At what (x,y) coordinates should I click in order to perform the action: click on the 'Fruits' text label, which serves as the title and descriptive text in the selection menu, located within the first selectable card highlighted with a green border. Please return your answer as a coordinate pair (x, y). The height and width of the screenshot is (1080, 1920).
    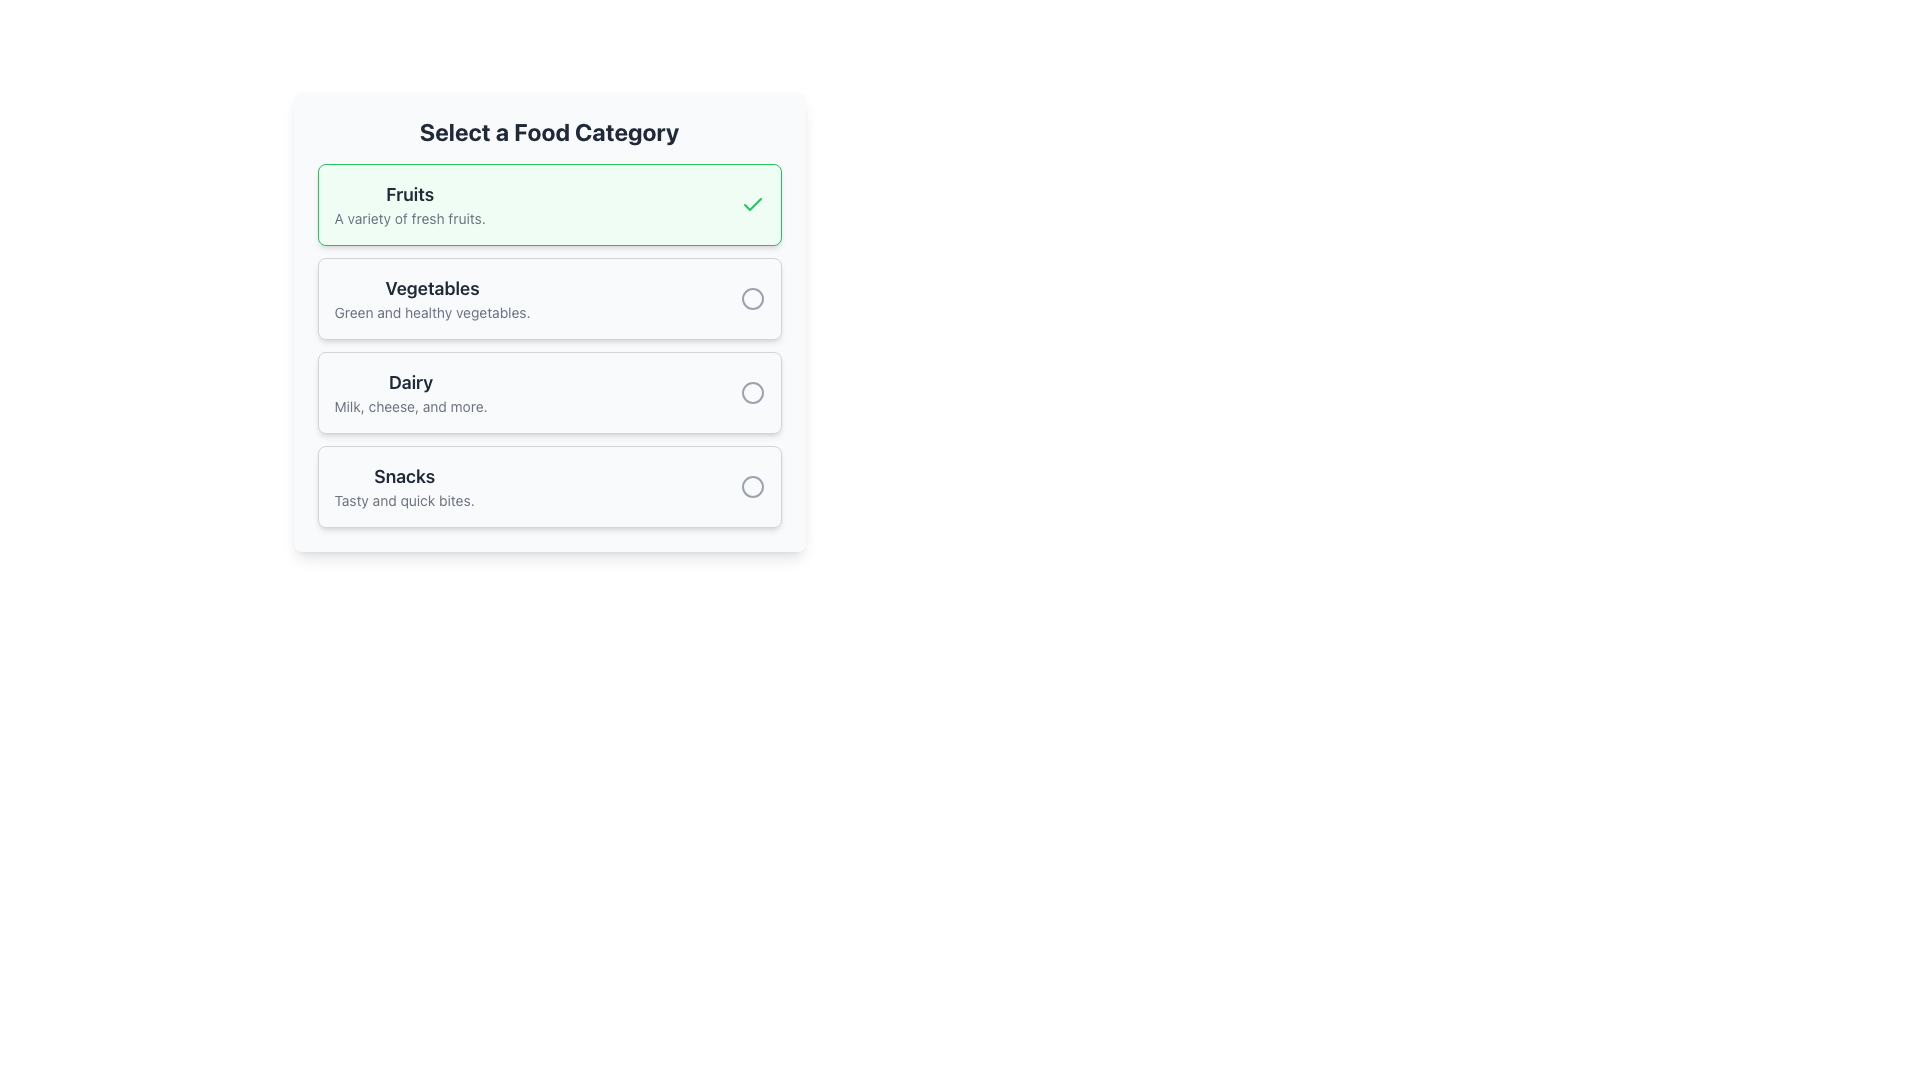
    Looking at the image, I should click on (409, 204).